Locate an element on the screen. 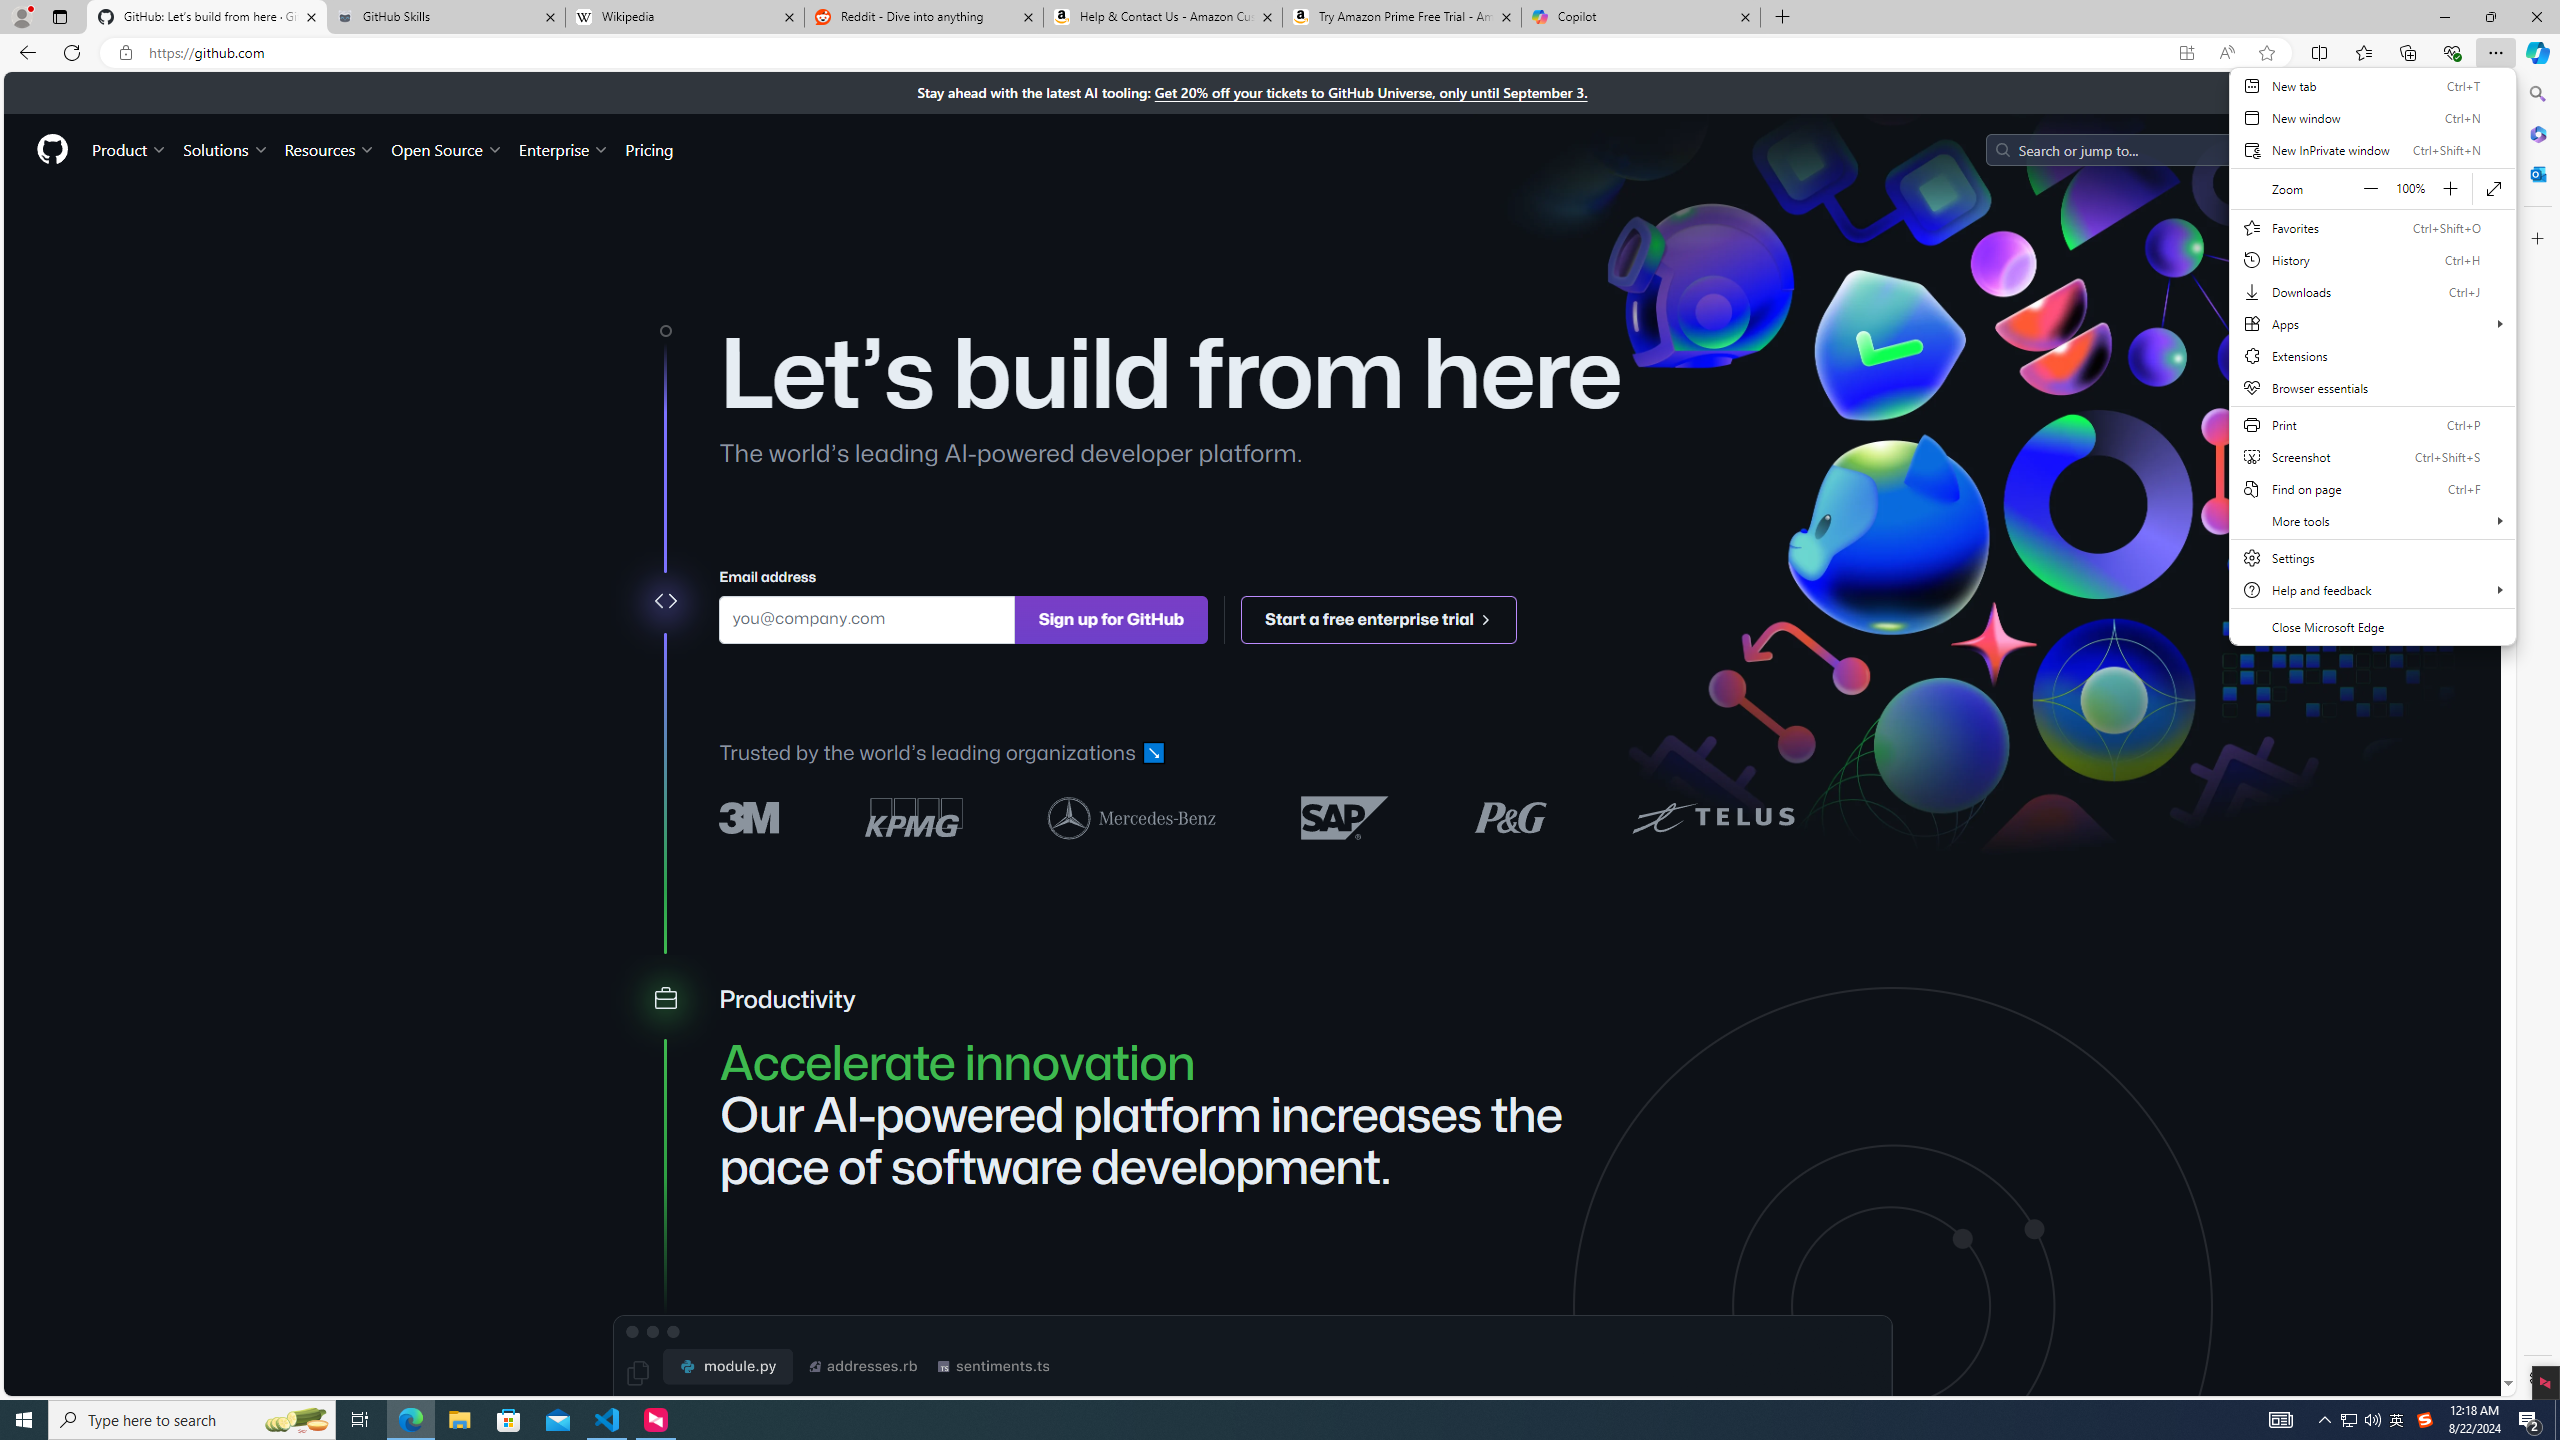 This screenshot has height=1440, width=2560. 'Help & Contact Us - Amazon Customer Service' is located at coordinates (1161, 16).